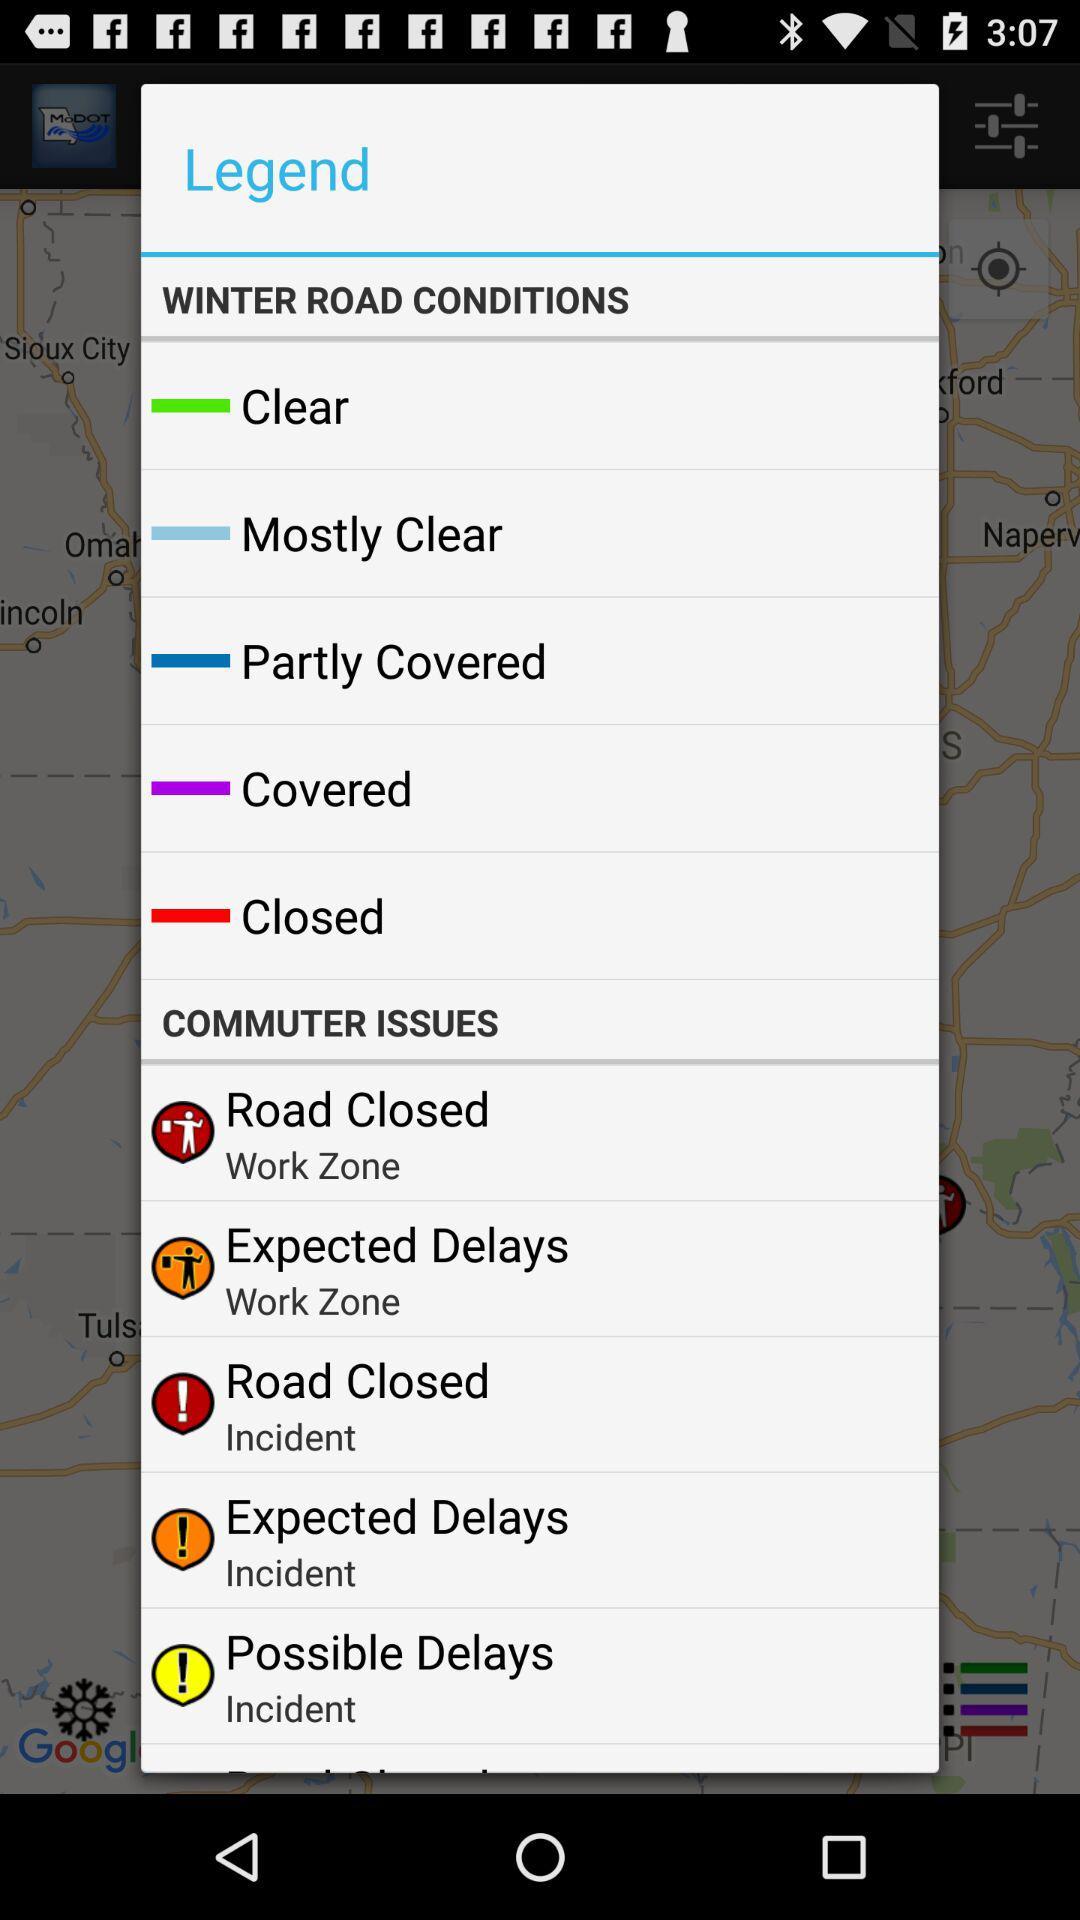 This screenshot has width=1080, height=1920. What do you see at coordinates (874, 533) in the screenshot?
I see `the icon to the right of mostly clear item` at bounding box center [874, 533].